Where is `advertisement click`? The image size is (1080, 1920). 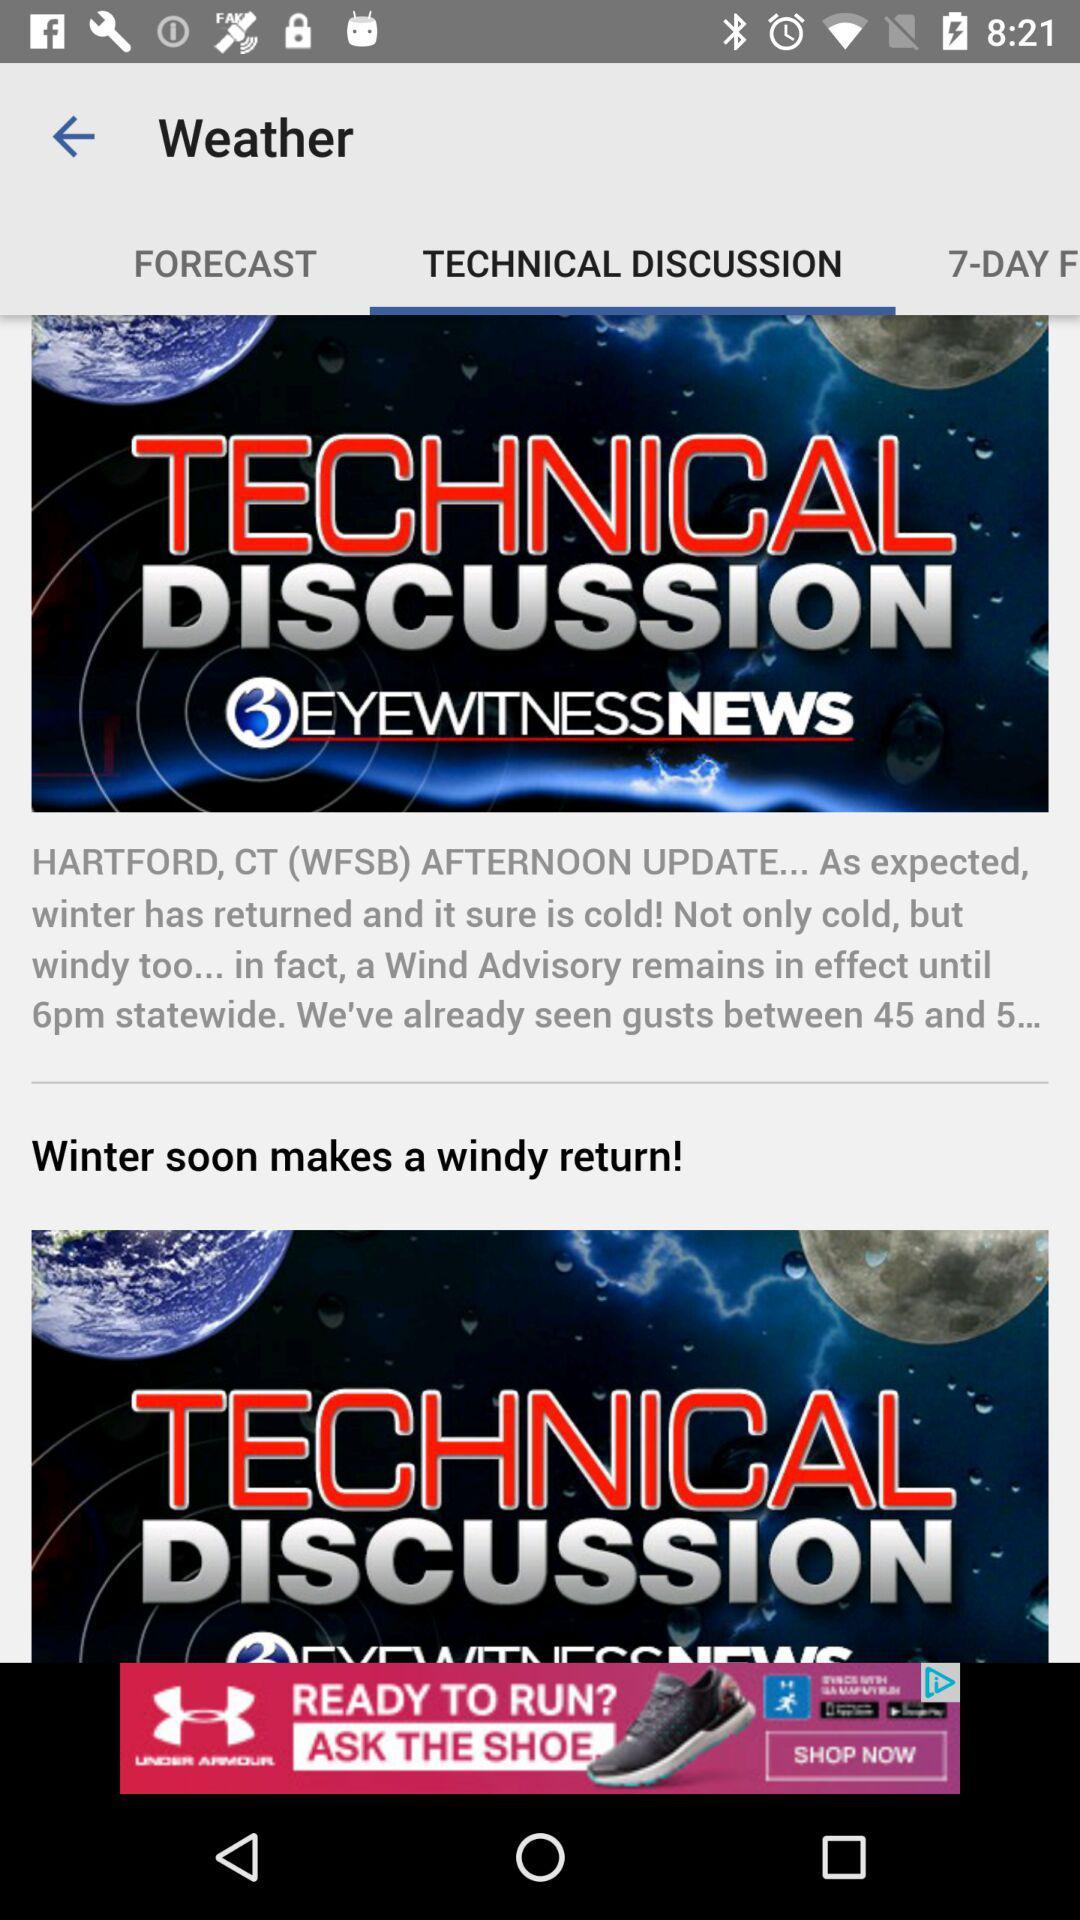 advertisement click is located at coordinates (540, 1727).